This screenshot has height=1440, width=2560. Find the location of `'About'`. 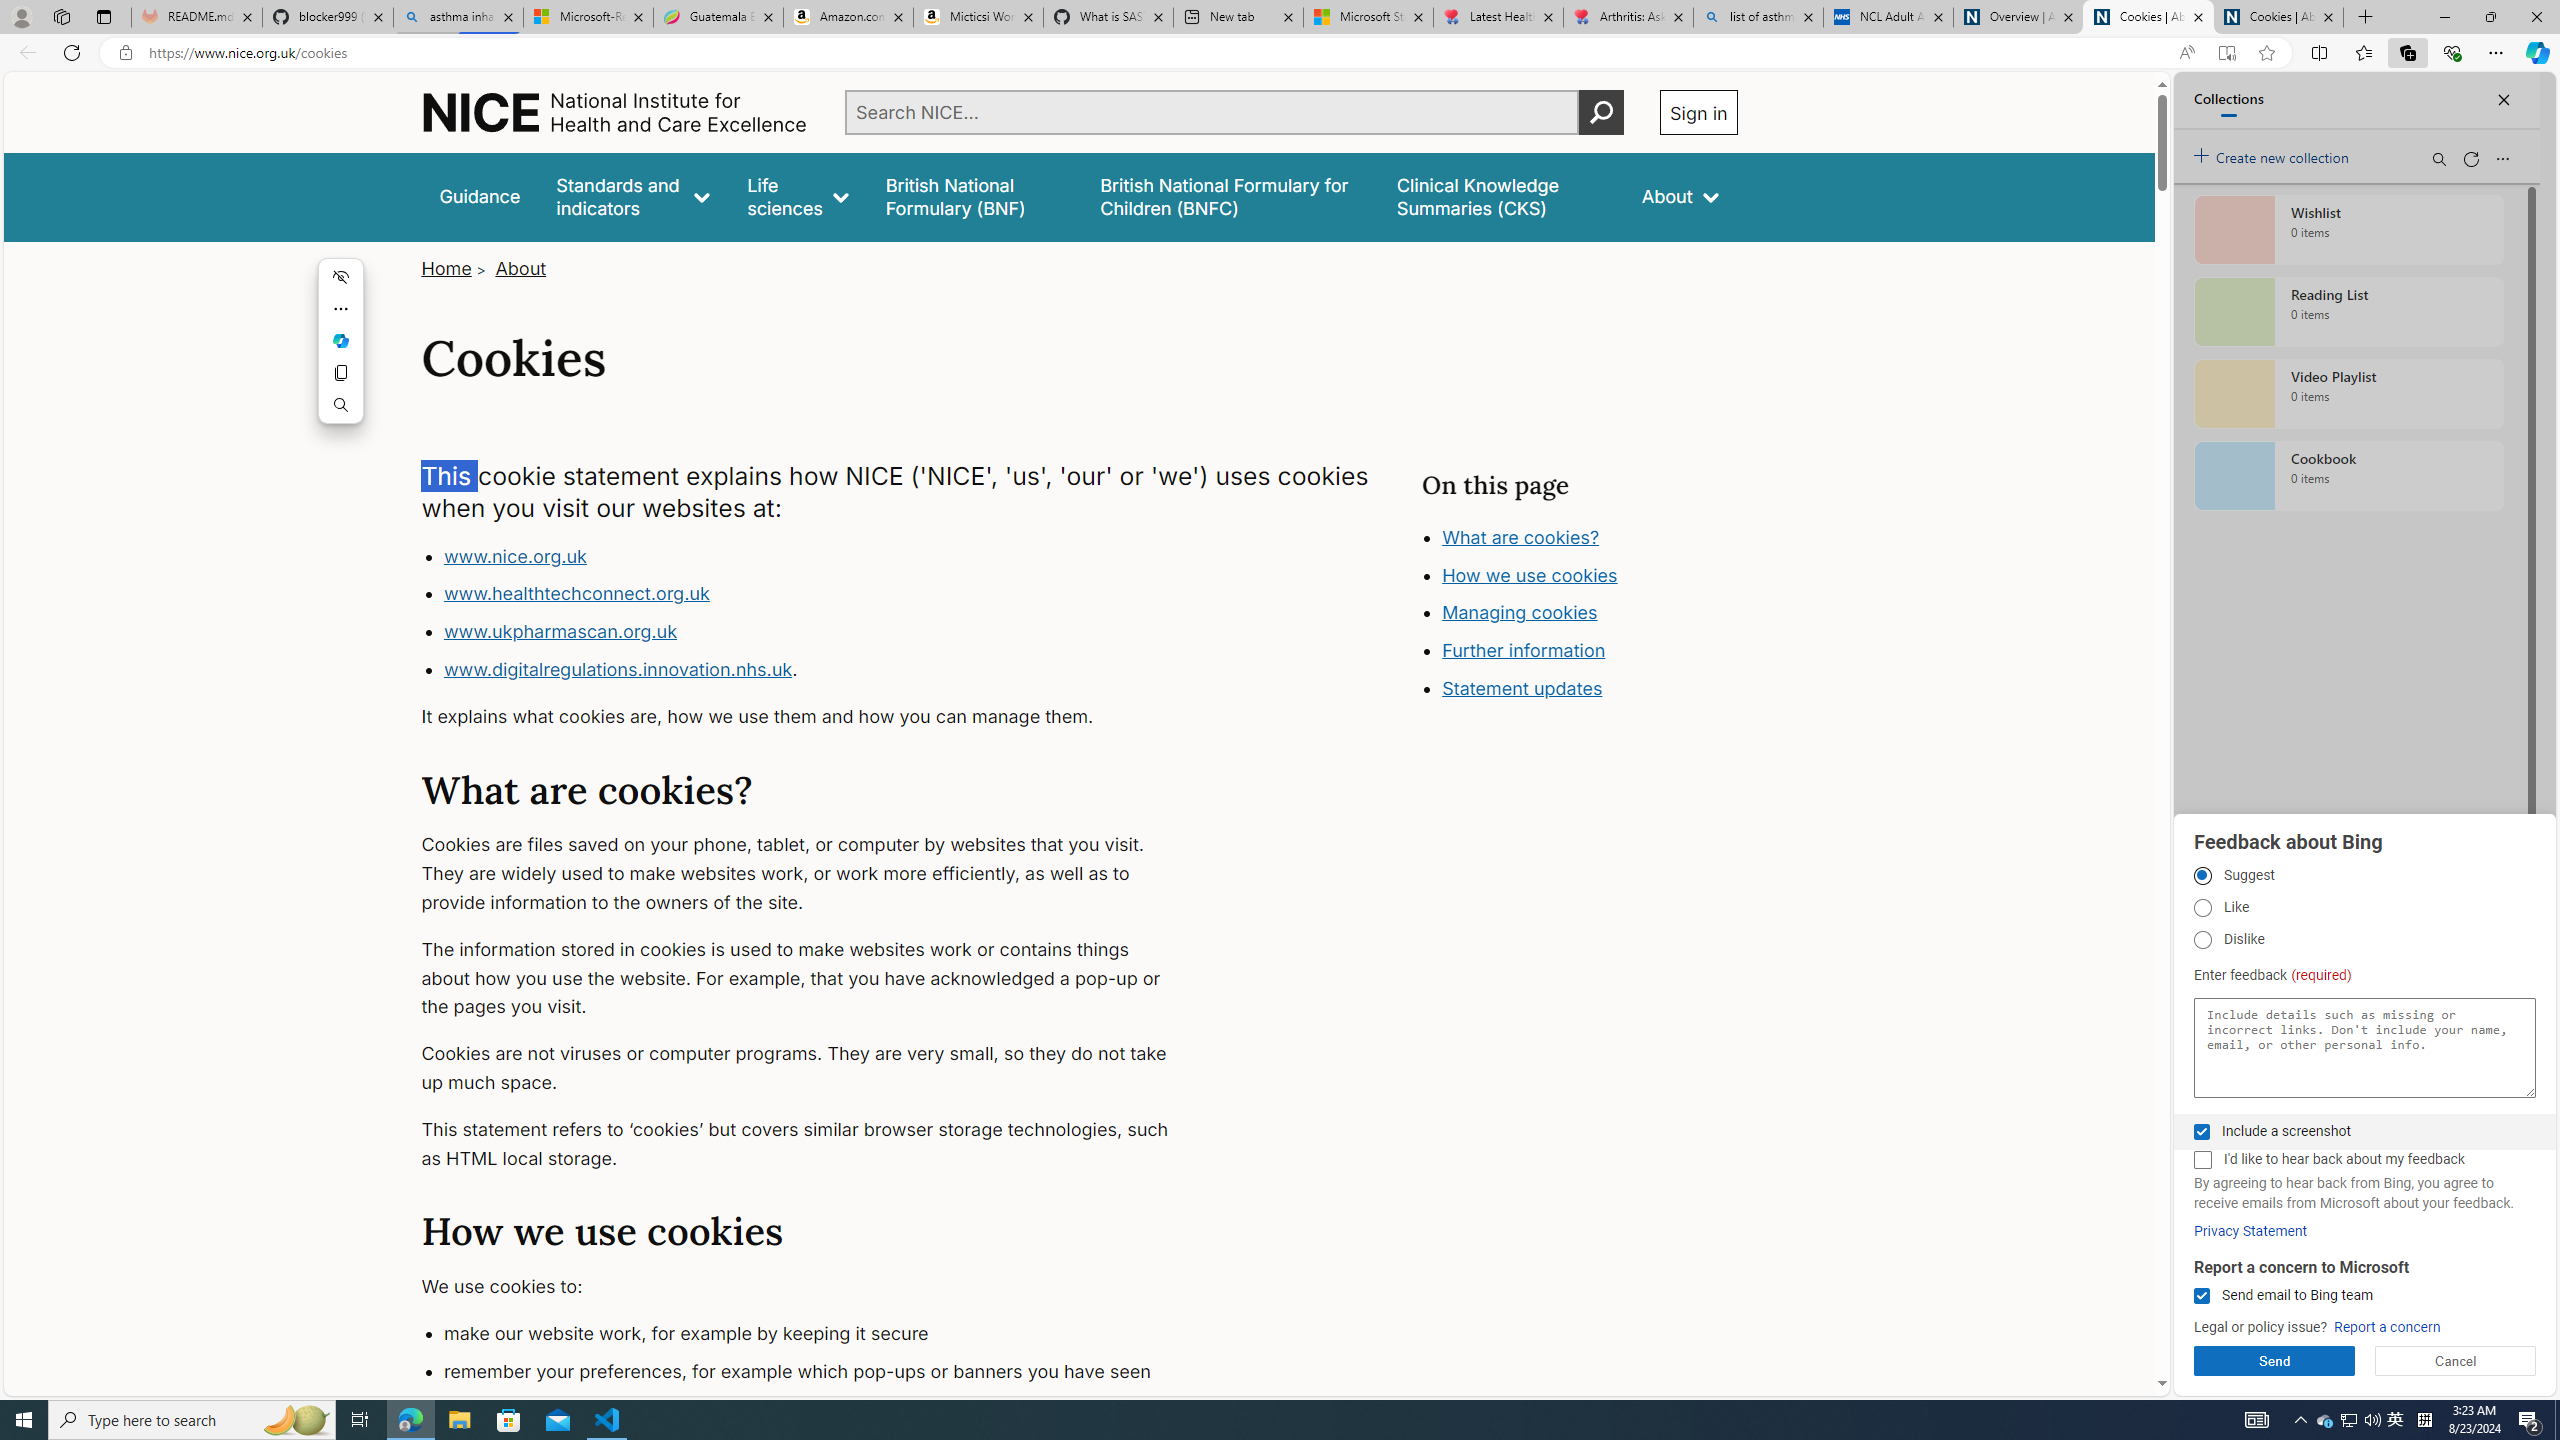

'About' is located at coordinates (1679, 196).